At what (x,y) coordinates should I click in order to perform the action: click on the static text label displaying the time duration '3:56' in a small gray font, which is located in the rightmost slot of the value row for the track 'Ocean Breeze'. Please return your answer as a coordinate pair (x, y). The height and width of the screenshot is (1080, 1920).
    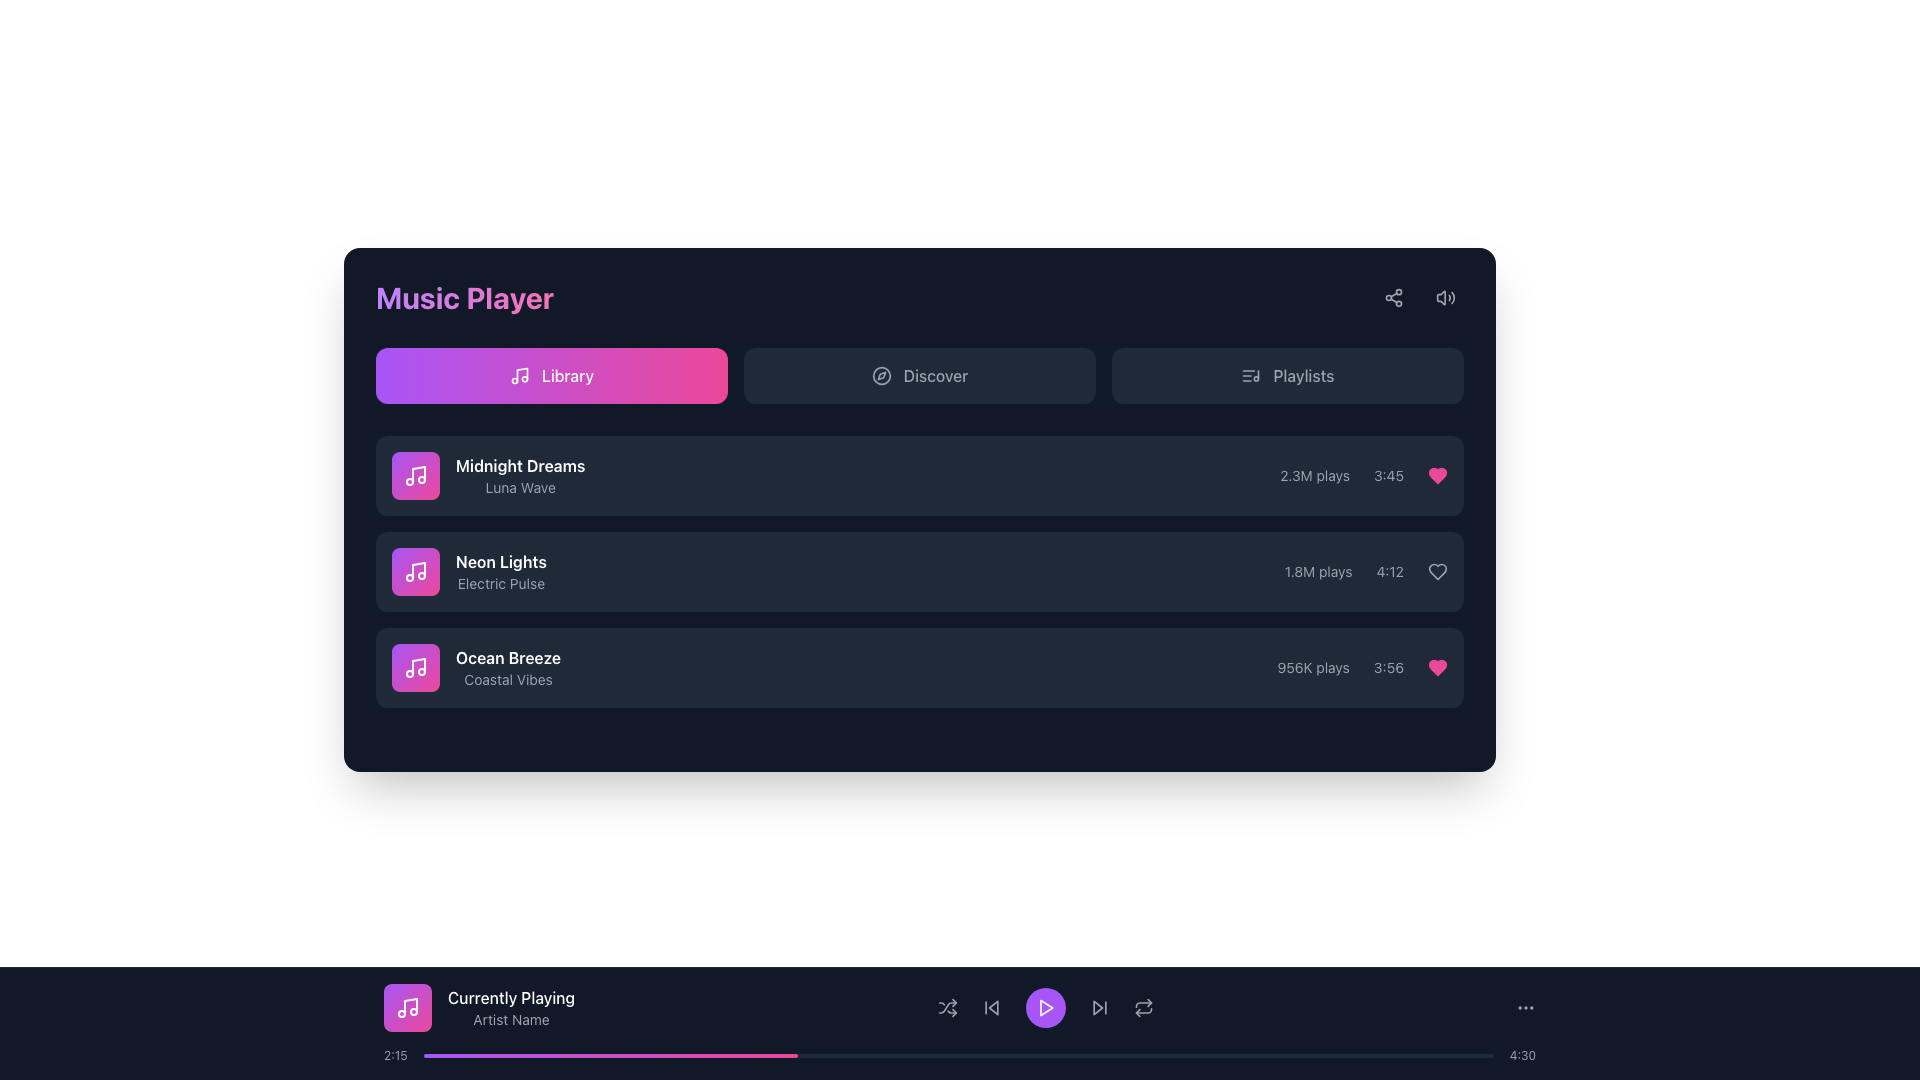
    Looking at the image, I should click on (1387, 667).